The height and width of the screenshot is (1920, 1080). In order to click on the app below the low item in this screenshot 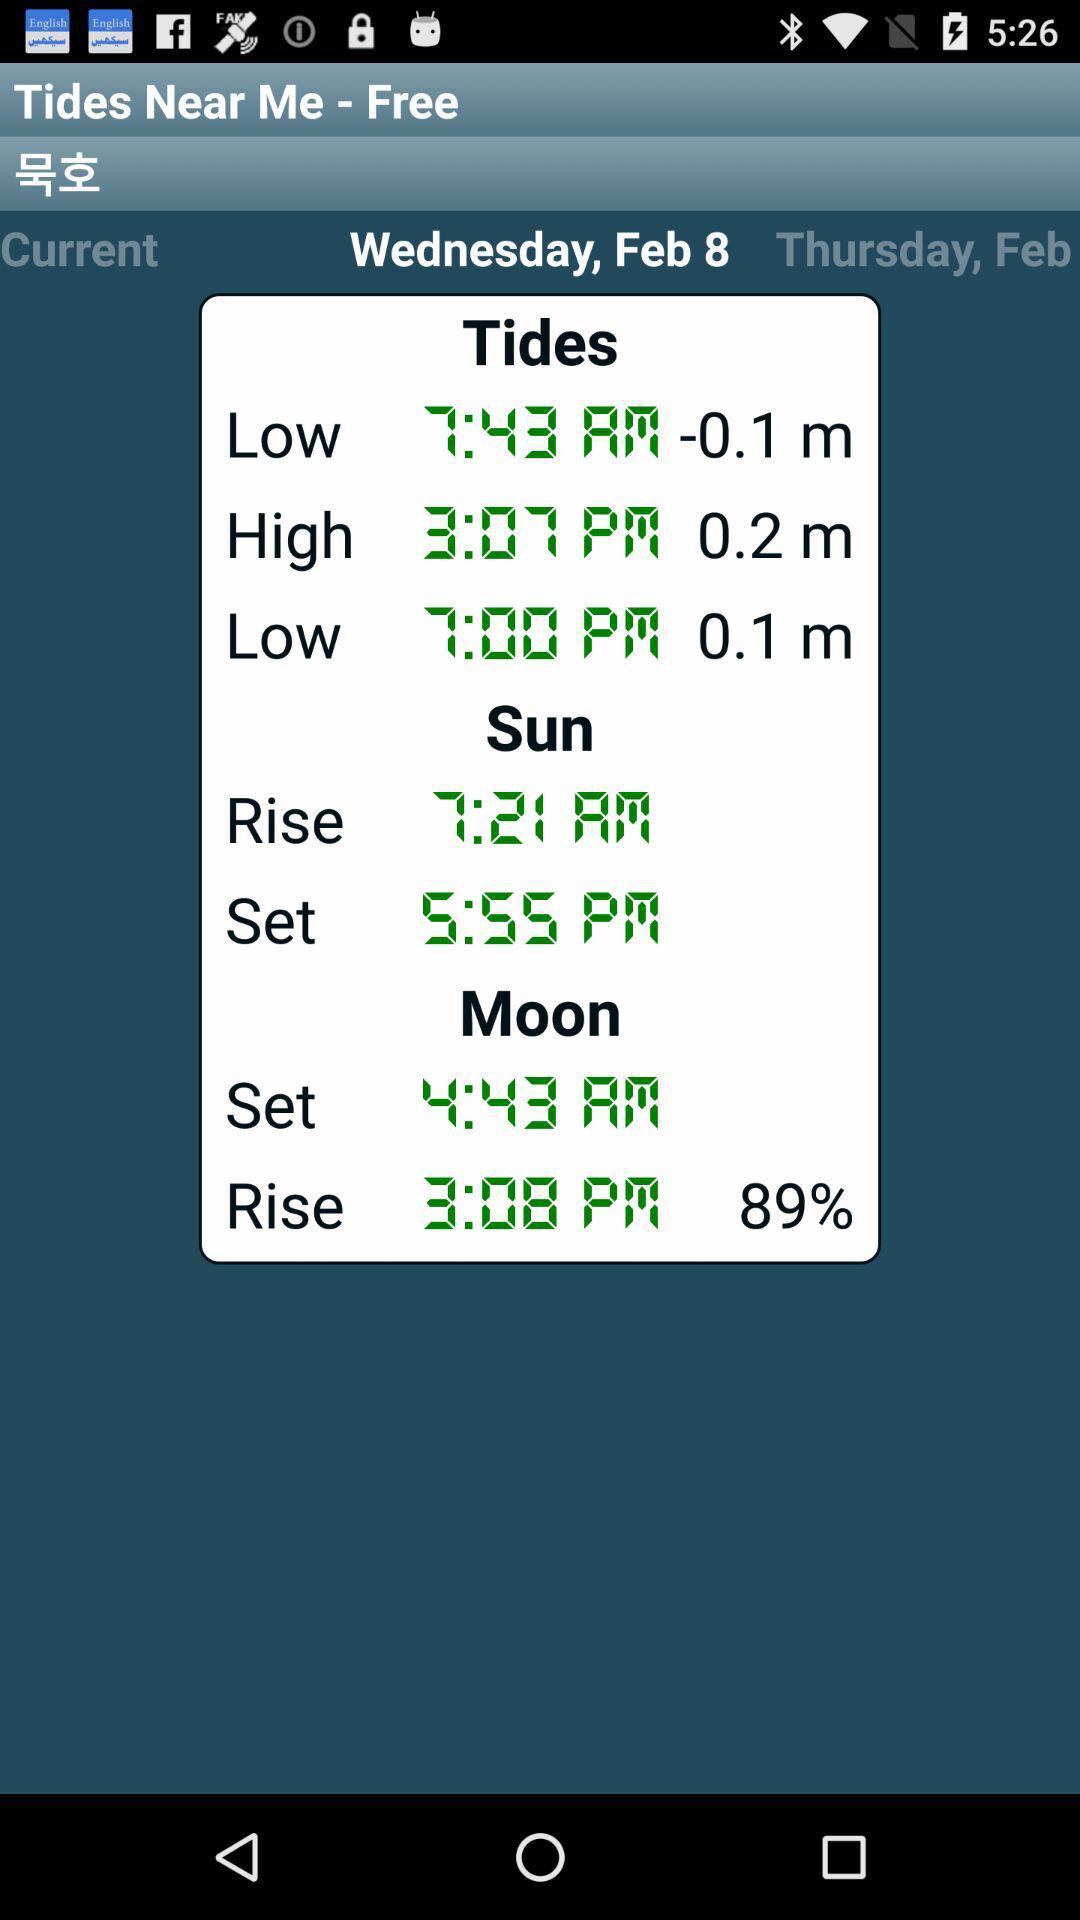, I will do `click(540, 724)`.